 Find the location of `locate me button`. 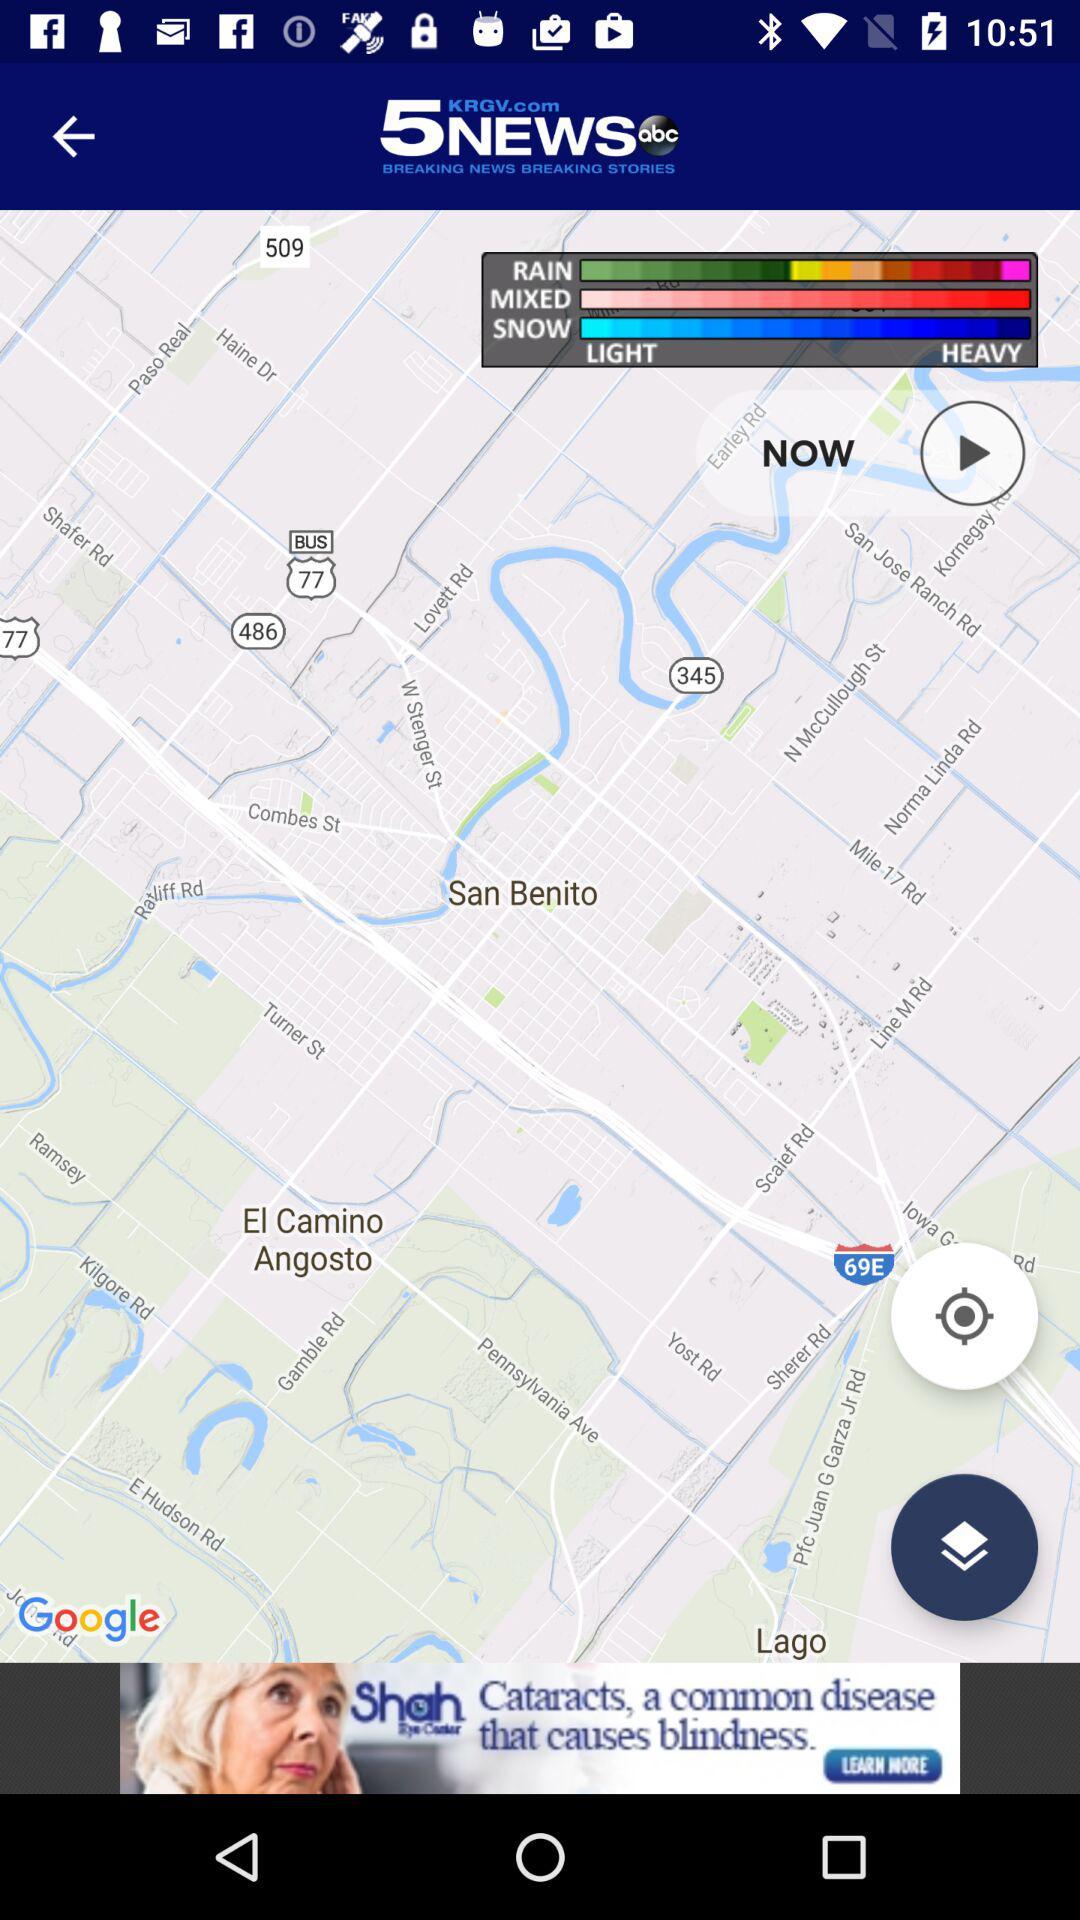

locate me button is located at coordinates (963, 1316).